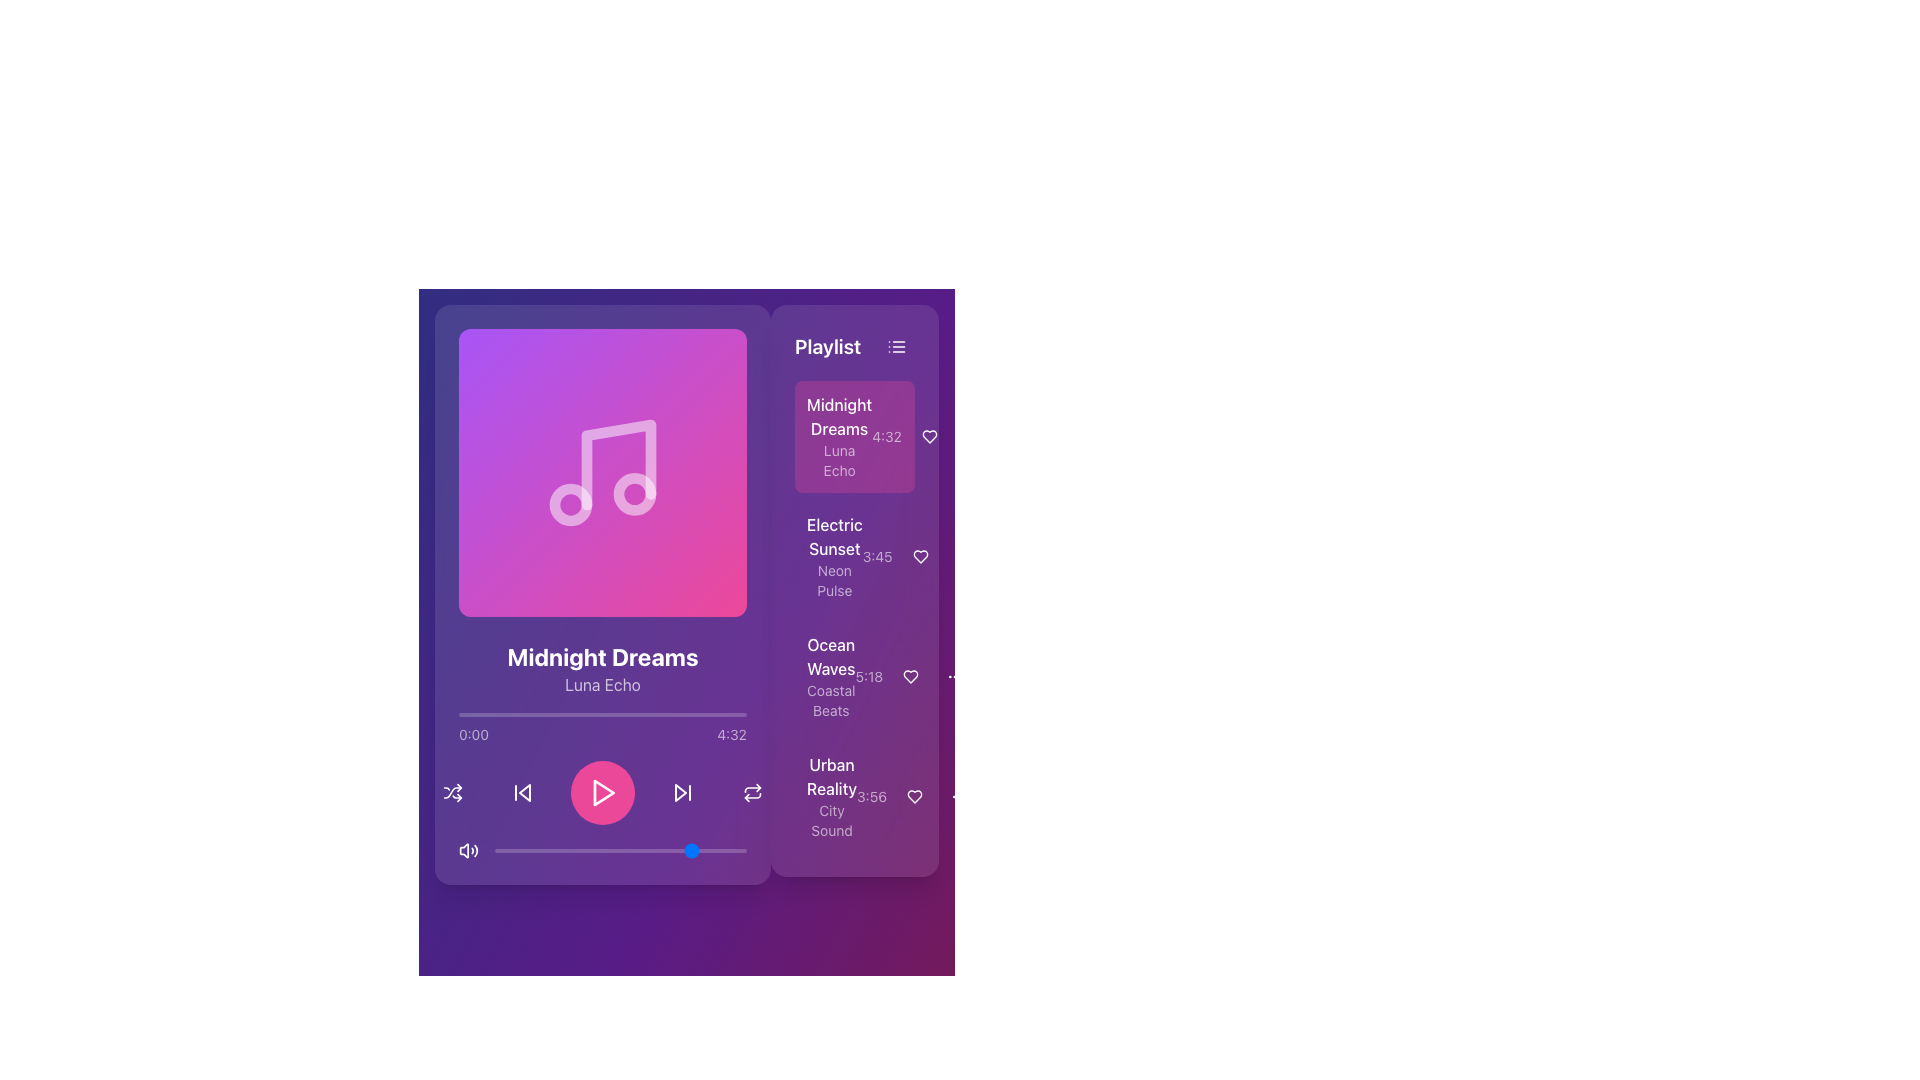  I want to click on the heart-shaped icon located to the right of the track duration '5:18' within the 'Ocean Waves - Coastal Beats' song entry to favorite the song, so click(912, 676).